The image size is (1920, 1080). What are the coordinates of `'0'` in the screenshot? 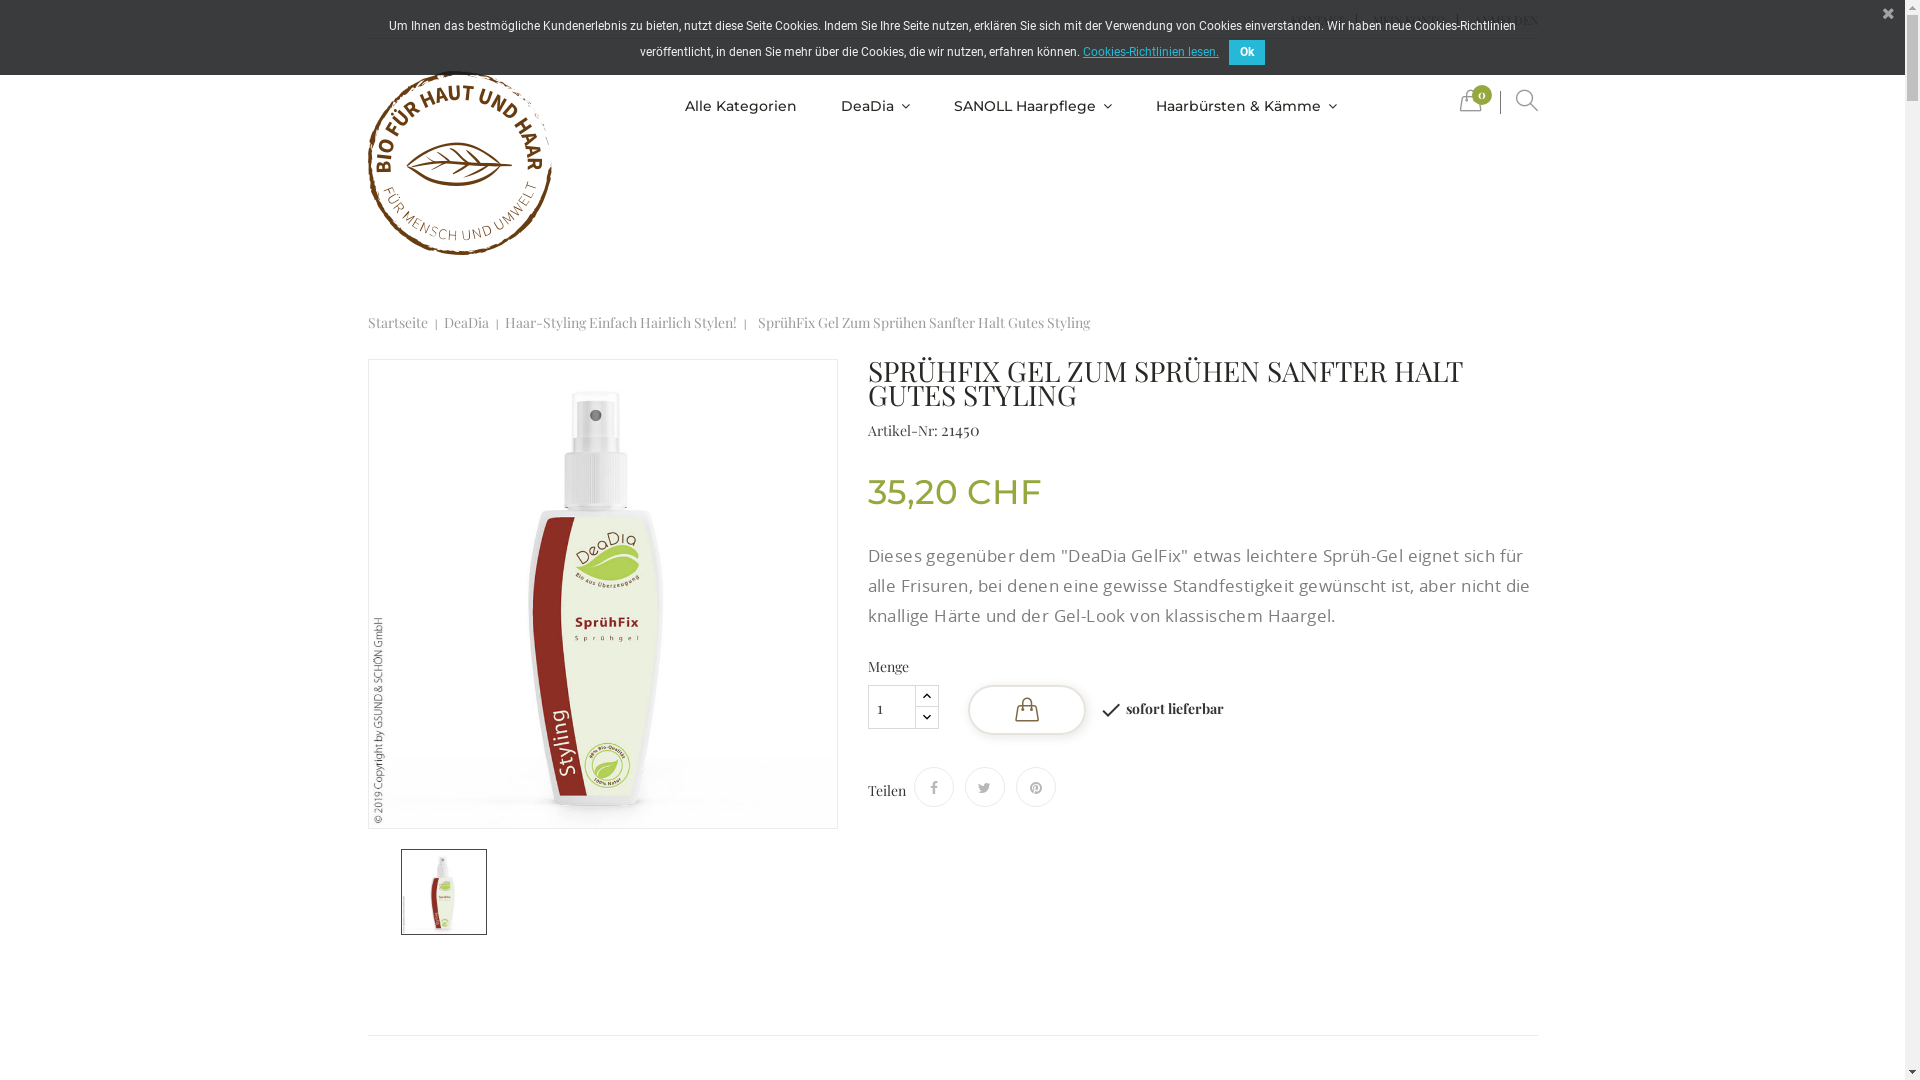 It's located at (1470, 105).